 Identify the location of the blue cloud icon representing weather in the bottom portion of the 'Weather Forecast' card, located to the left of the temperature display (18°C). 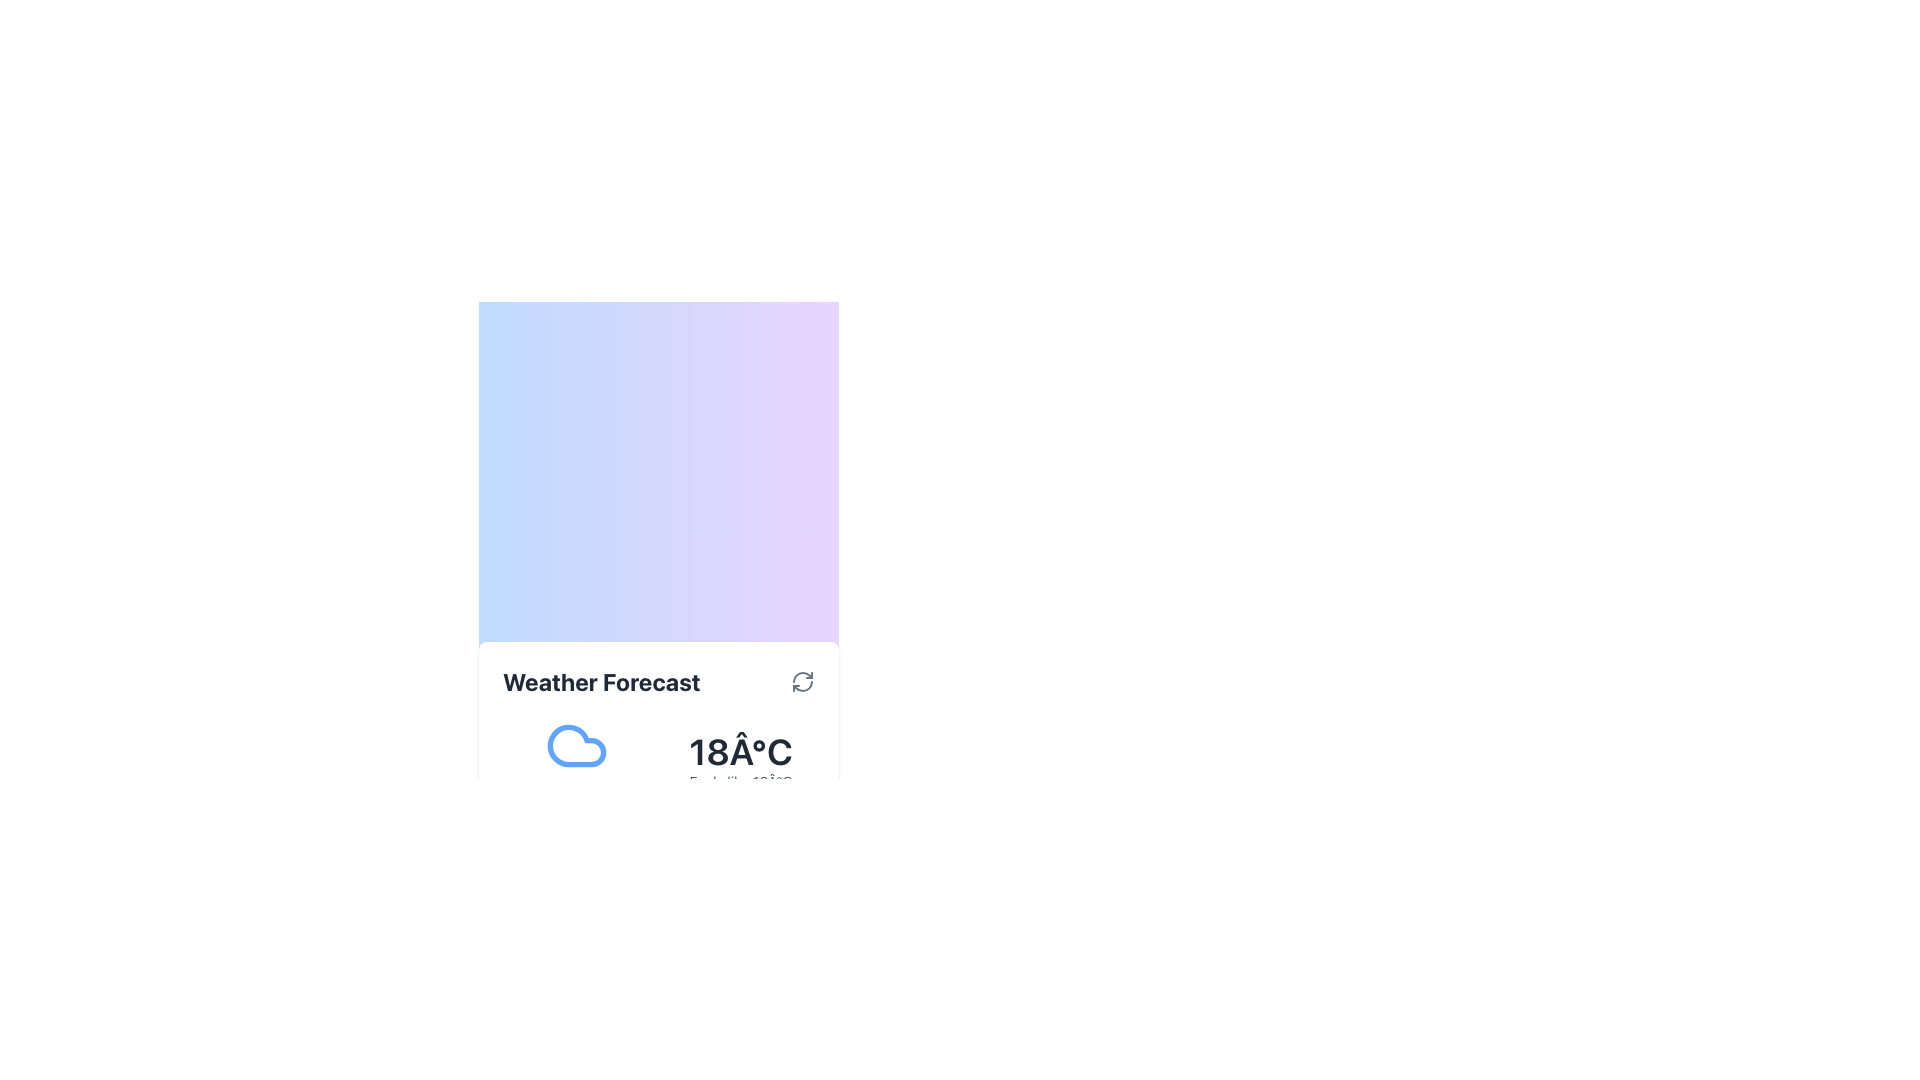
(575, 745).